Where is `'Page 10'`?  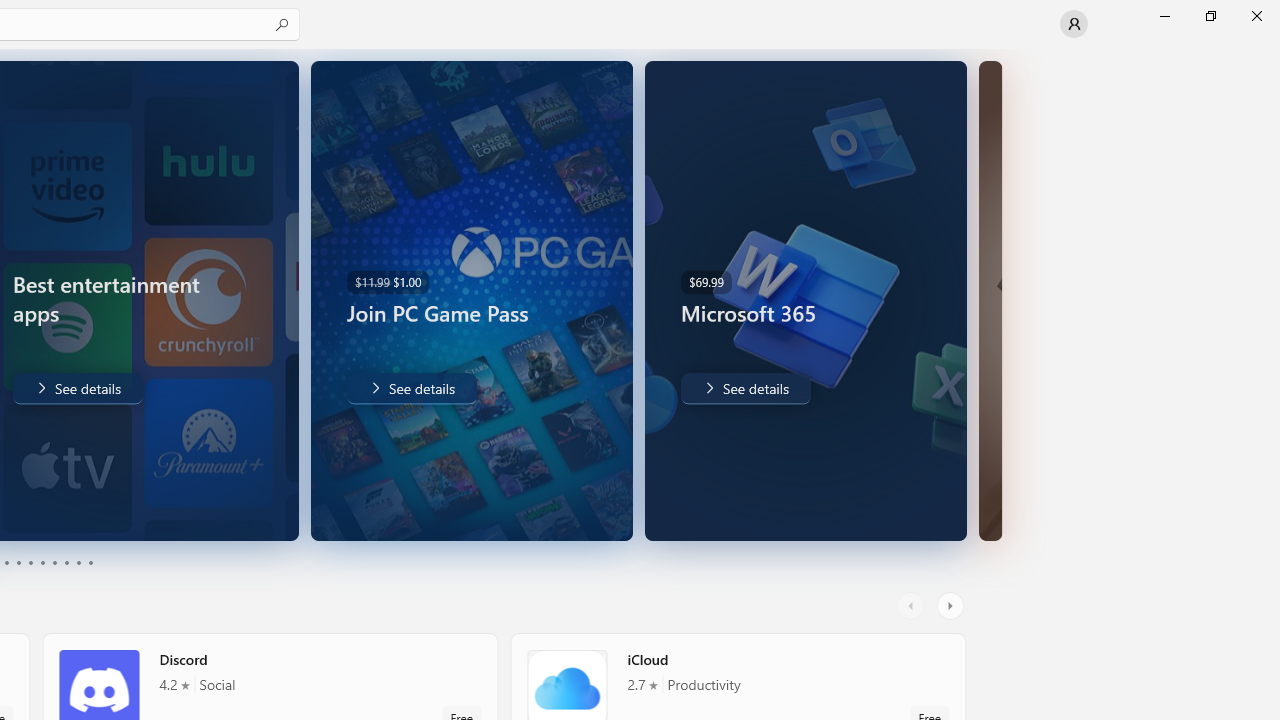 'Page 10' is located at coordinates (89, 563).